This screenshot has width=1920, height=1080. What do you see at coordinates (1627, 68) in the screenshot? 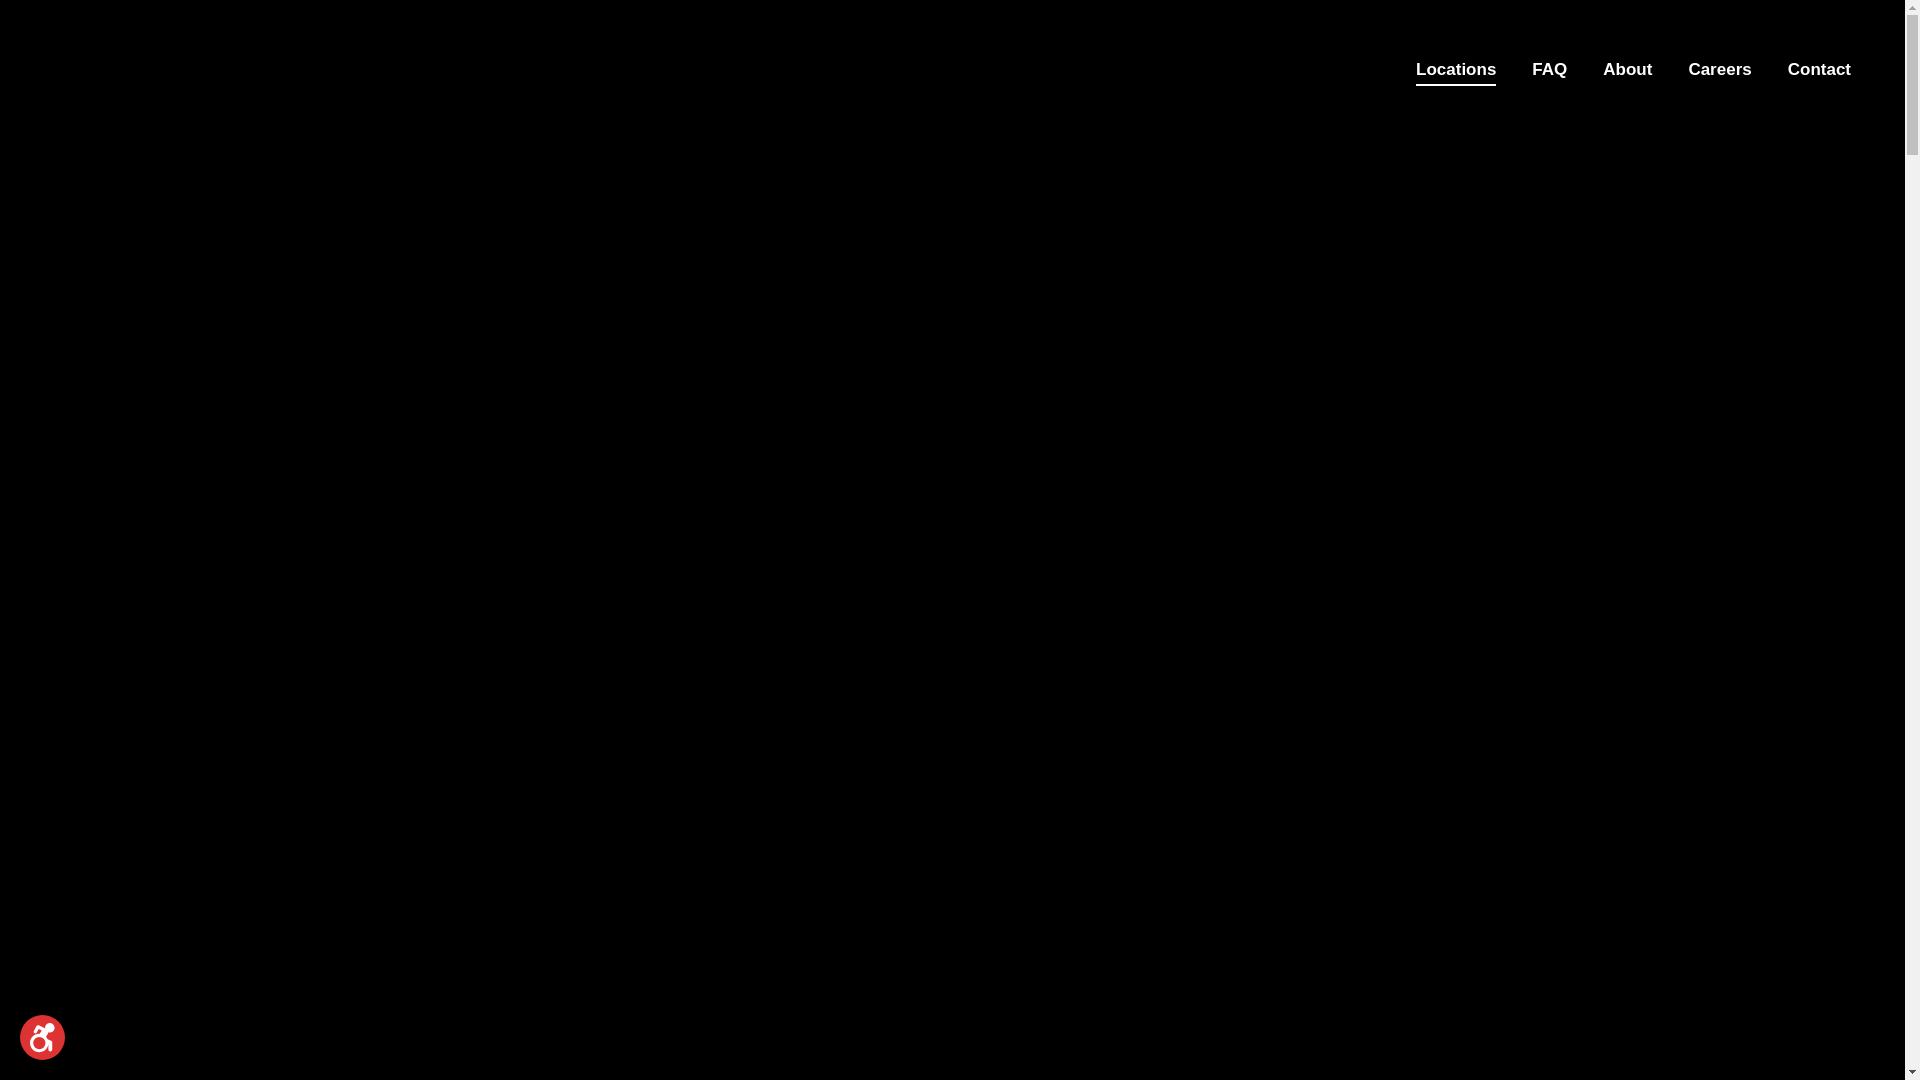
I see `'About'` at bounding box center [1627, 68].